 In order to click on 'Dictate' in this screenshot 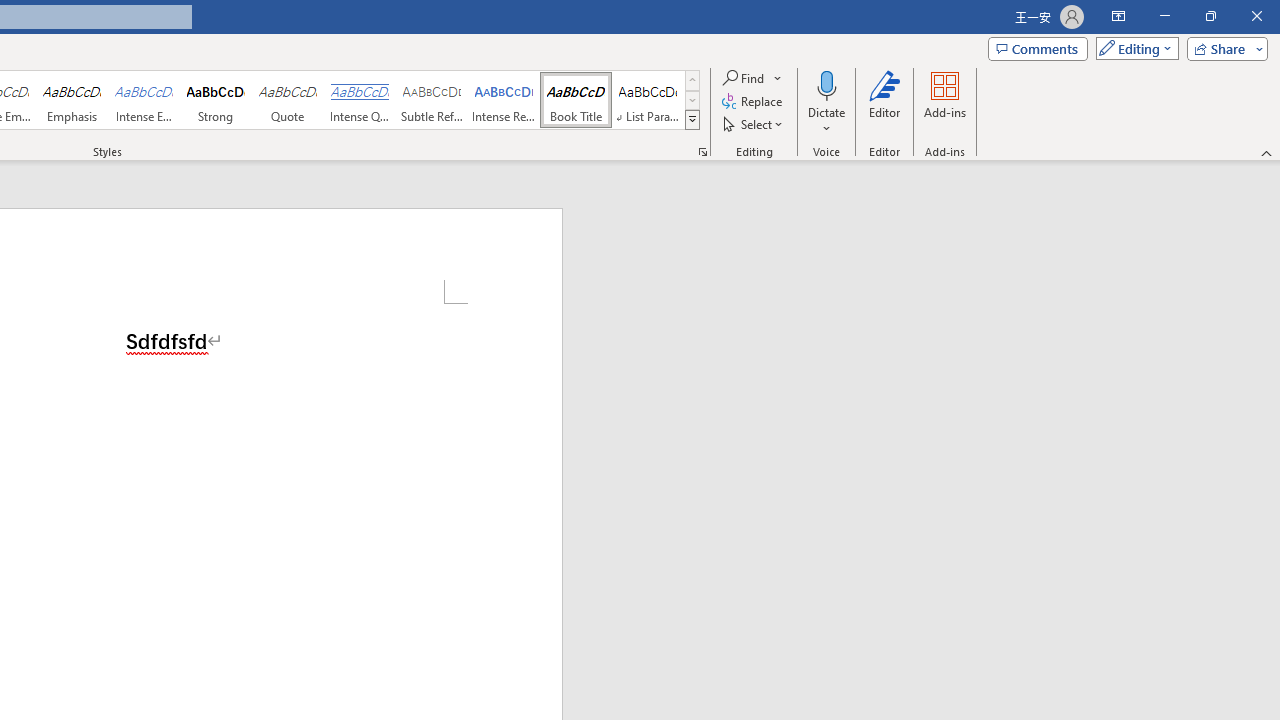, I will do `click(826, 103)`.